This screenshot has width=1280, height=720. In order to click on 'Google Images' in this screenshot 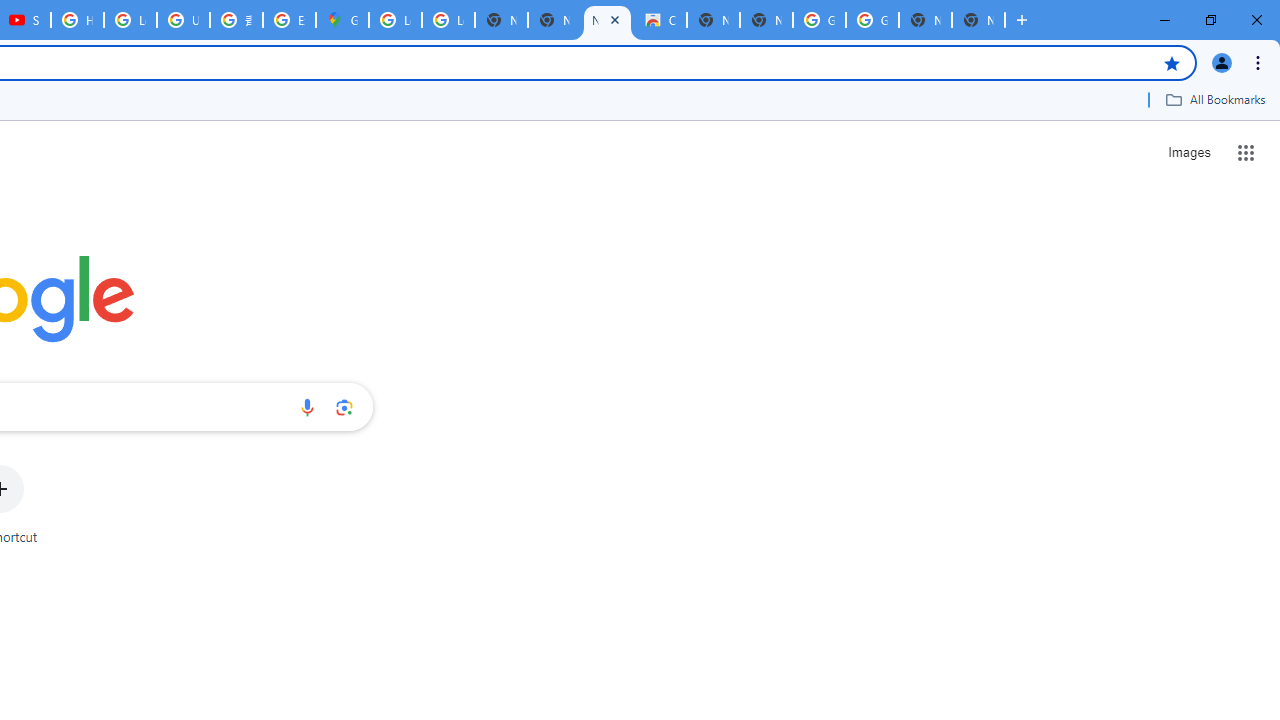, I will do `click(872, 20)`.